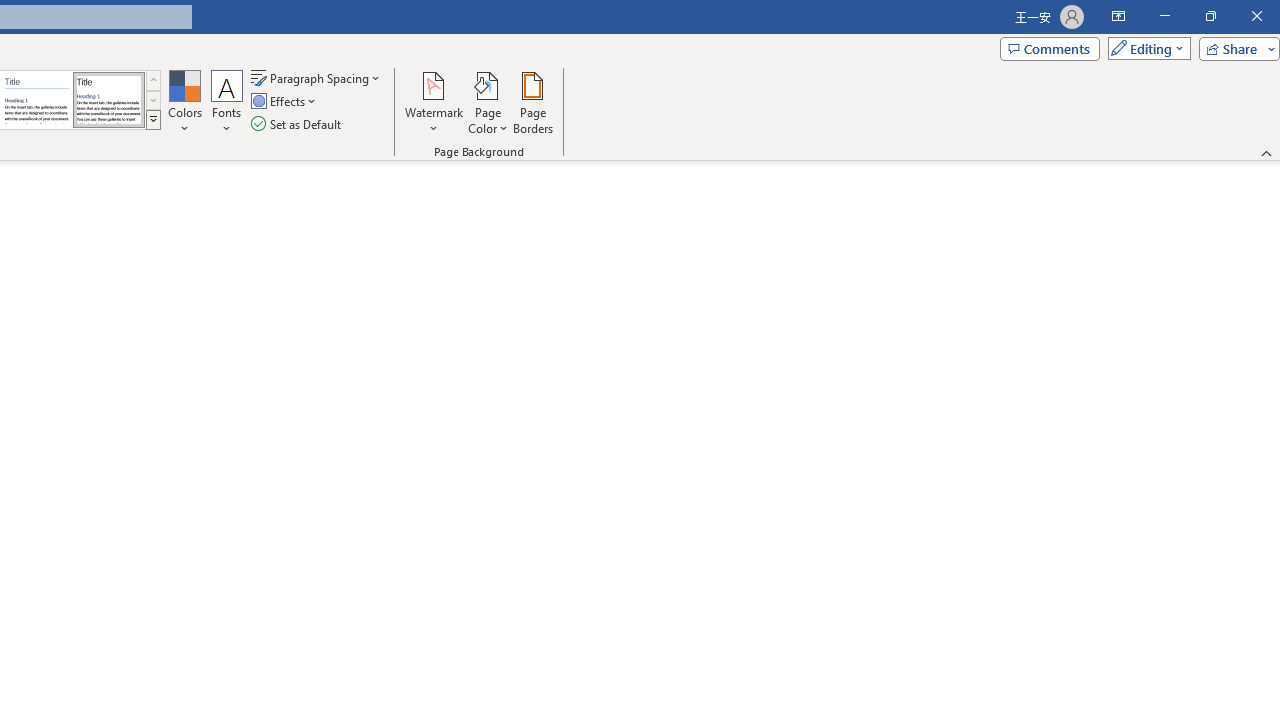 Image resolution: width=1280 pixels, height=720 pixels. What do you see at coordinates (316, 77) in the screenshot?
I see `'Paragraph Spacing'` at bounding box center [316, 77].